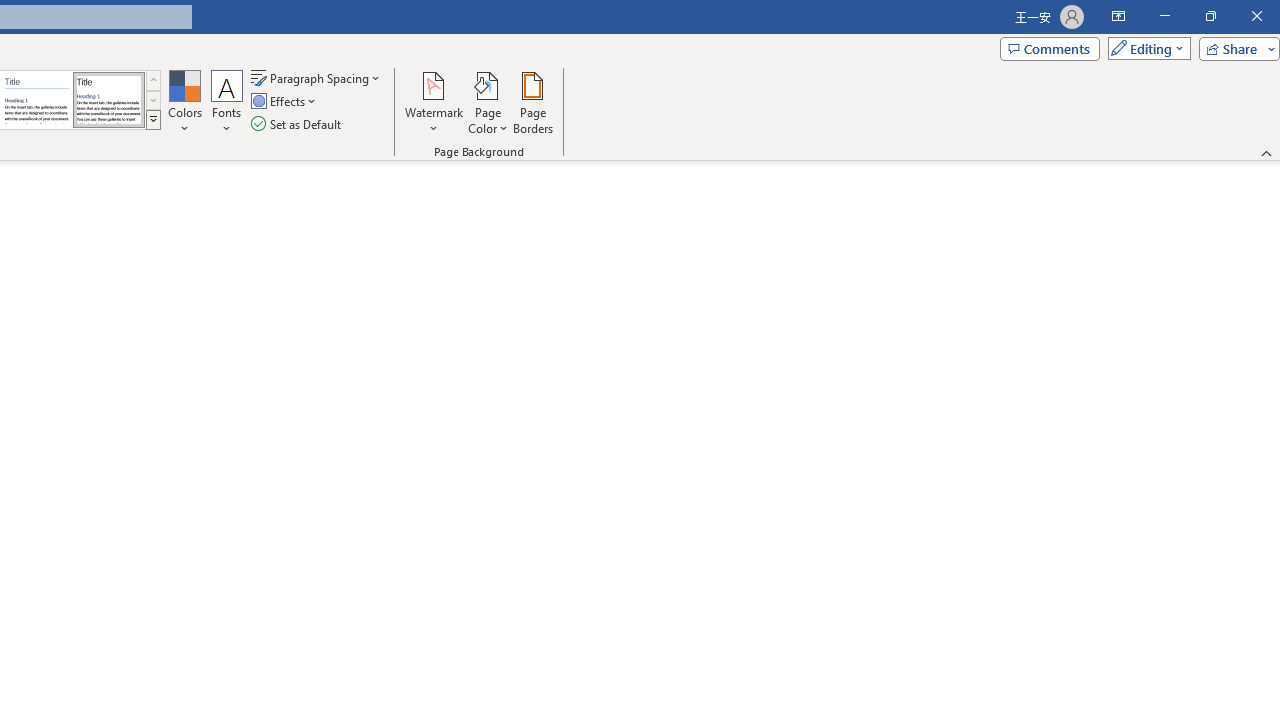 Image resolution: width=1280 pixels, height=720 pixels. What do you see at coordinates (316, 77) in the screenshot?
I see `'Paragraph Spacing'` at bounding box center [316, 77].